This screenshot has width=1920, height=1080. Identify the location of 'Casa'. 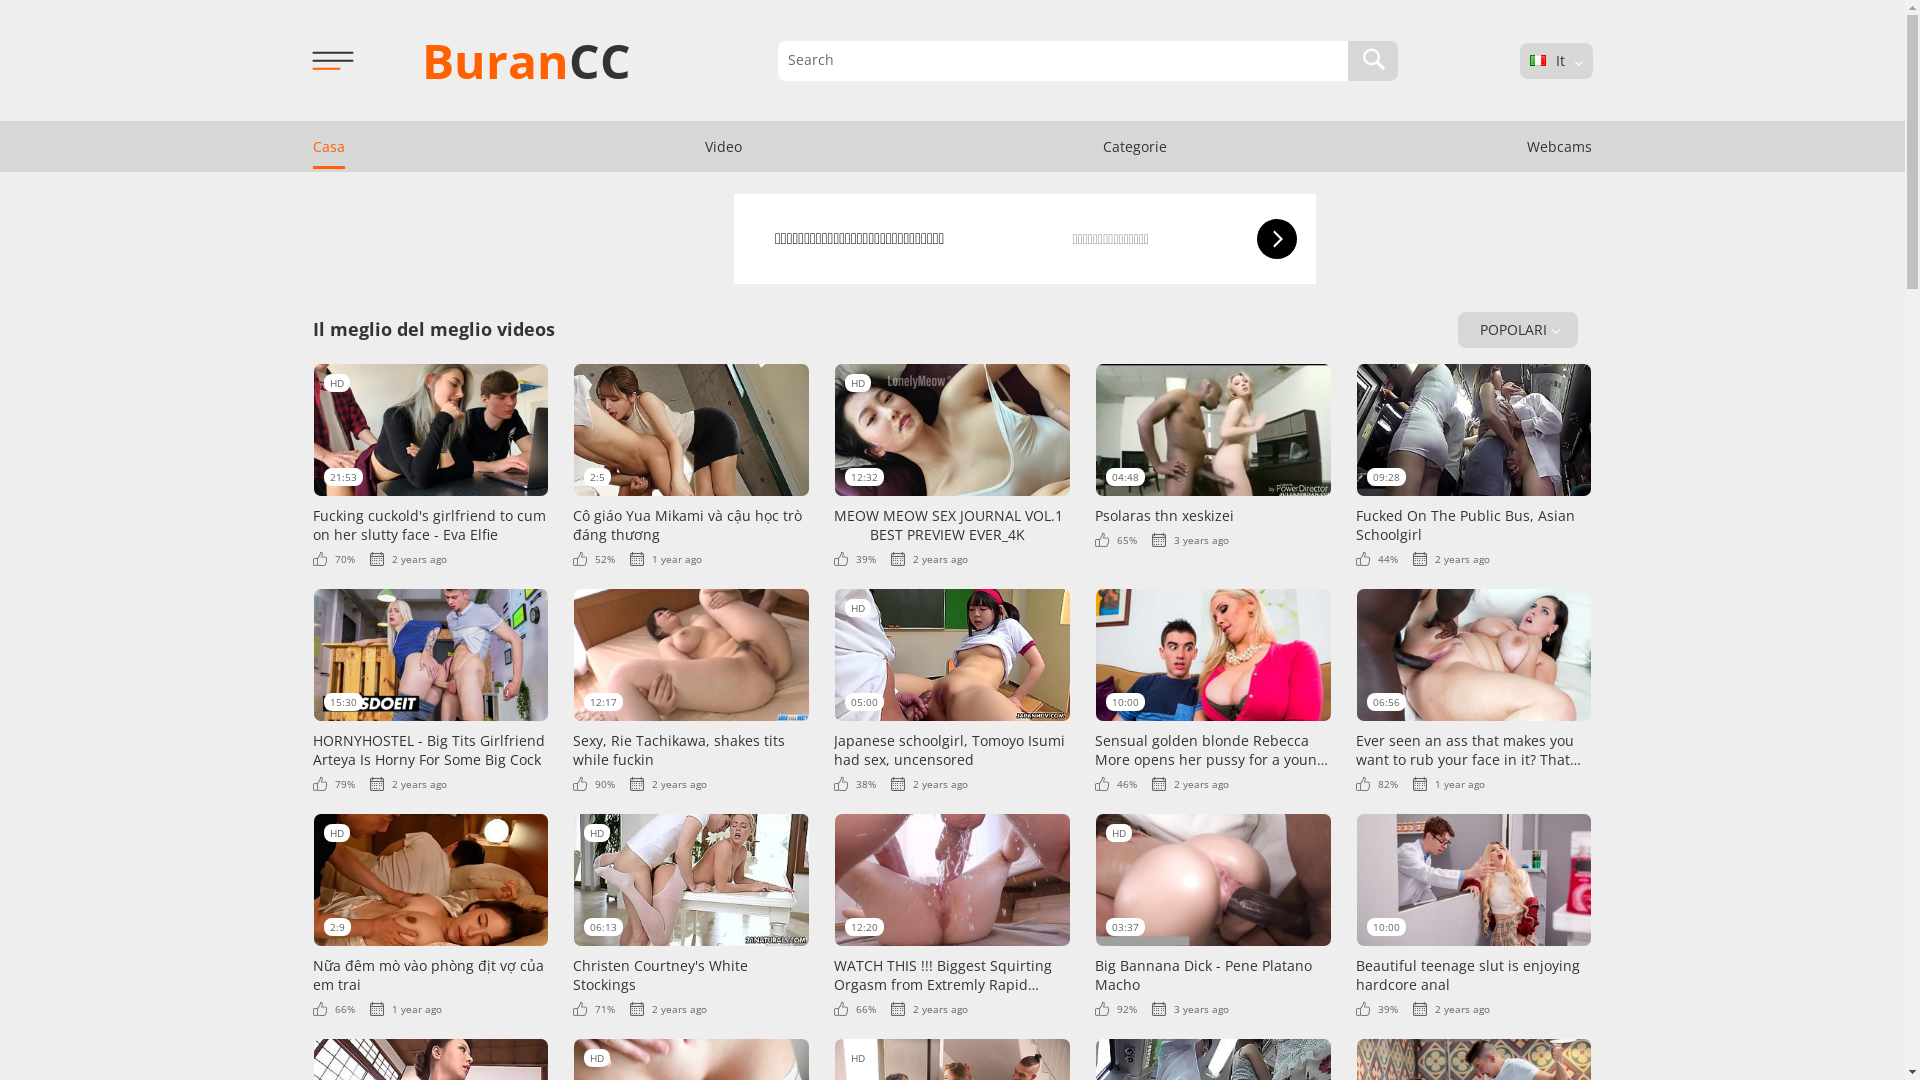
(327, 145).